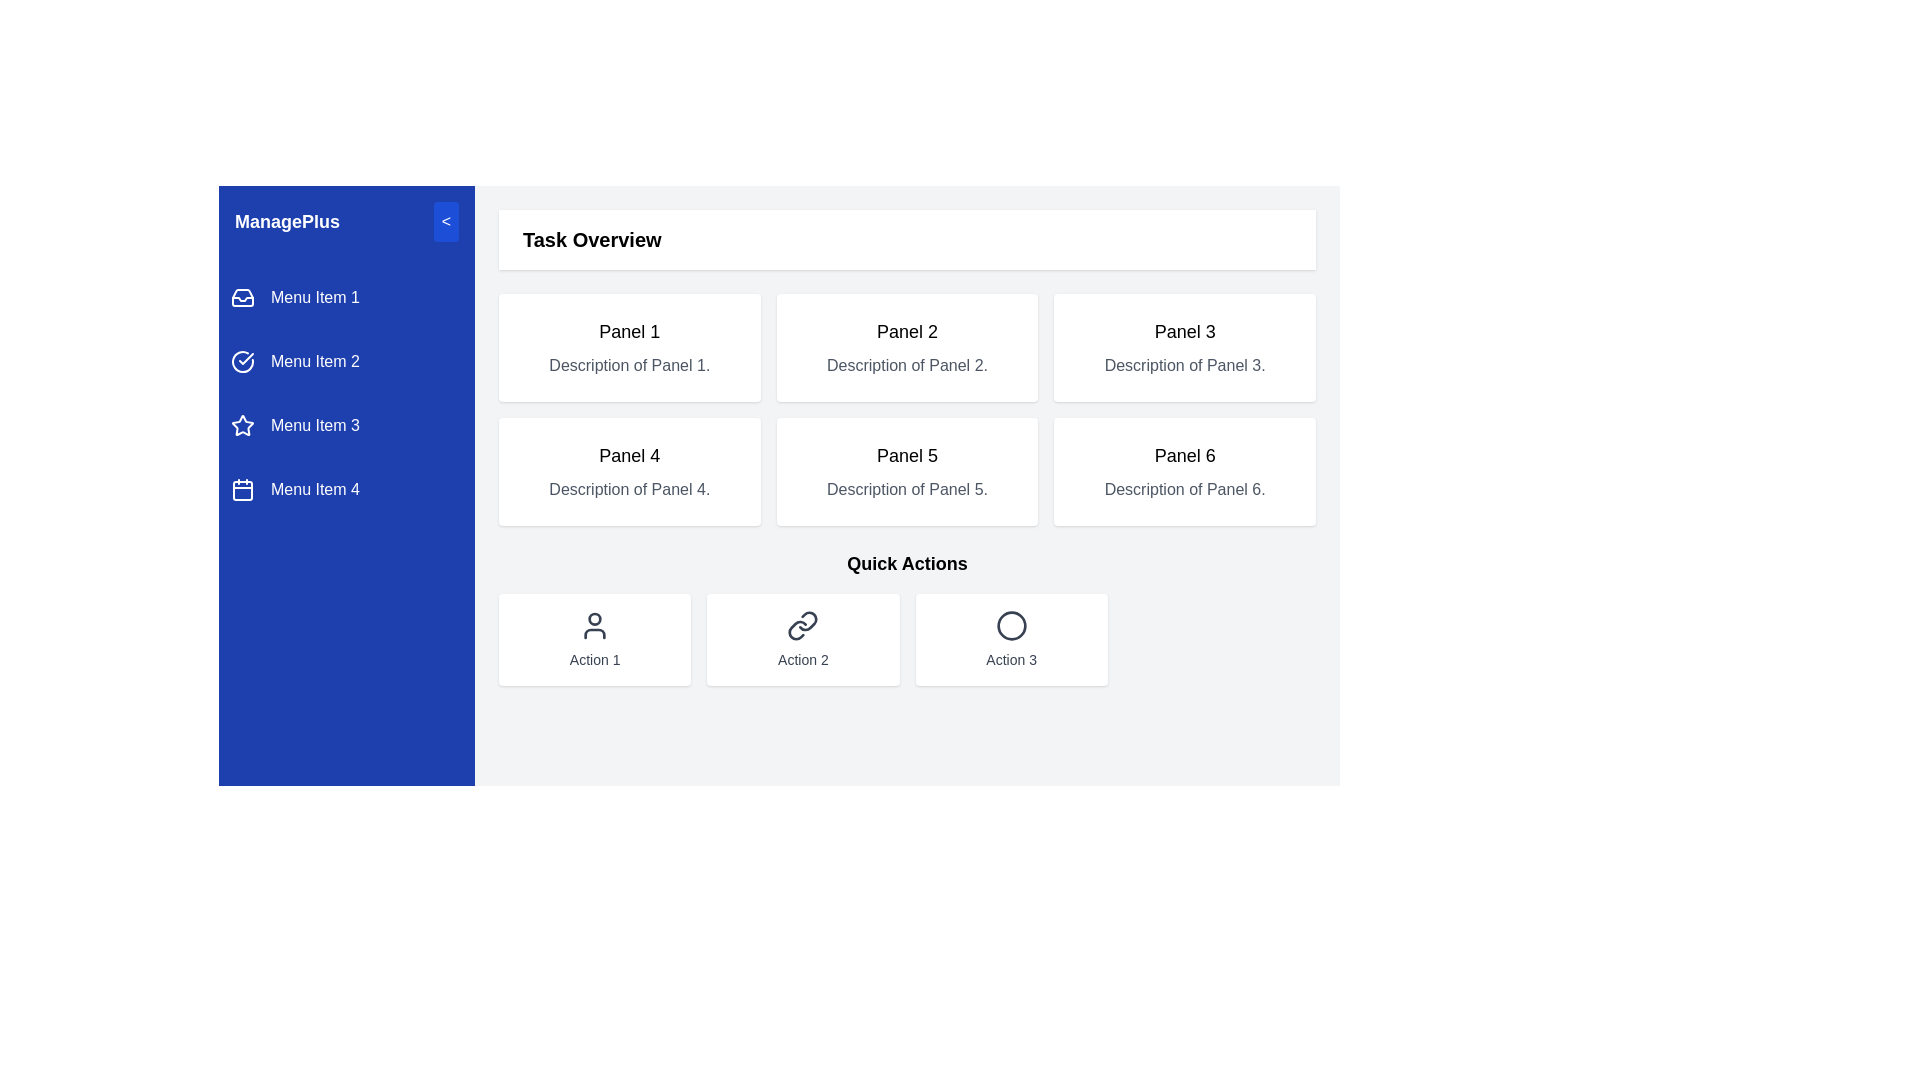 The height and width of the screenshot is (1080, 1920). I want to click on the decorative or informative shape within the icon located in the sidebar on the top-left corner, below the 'ManagePlus' heading, so click(242, 299).